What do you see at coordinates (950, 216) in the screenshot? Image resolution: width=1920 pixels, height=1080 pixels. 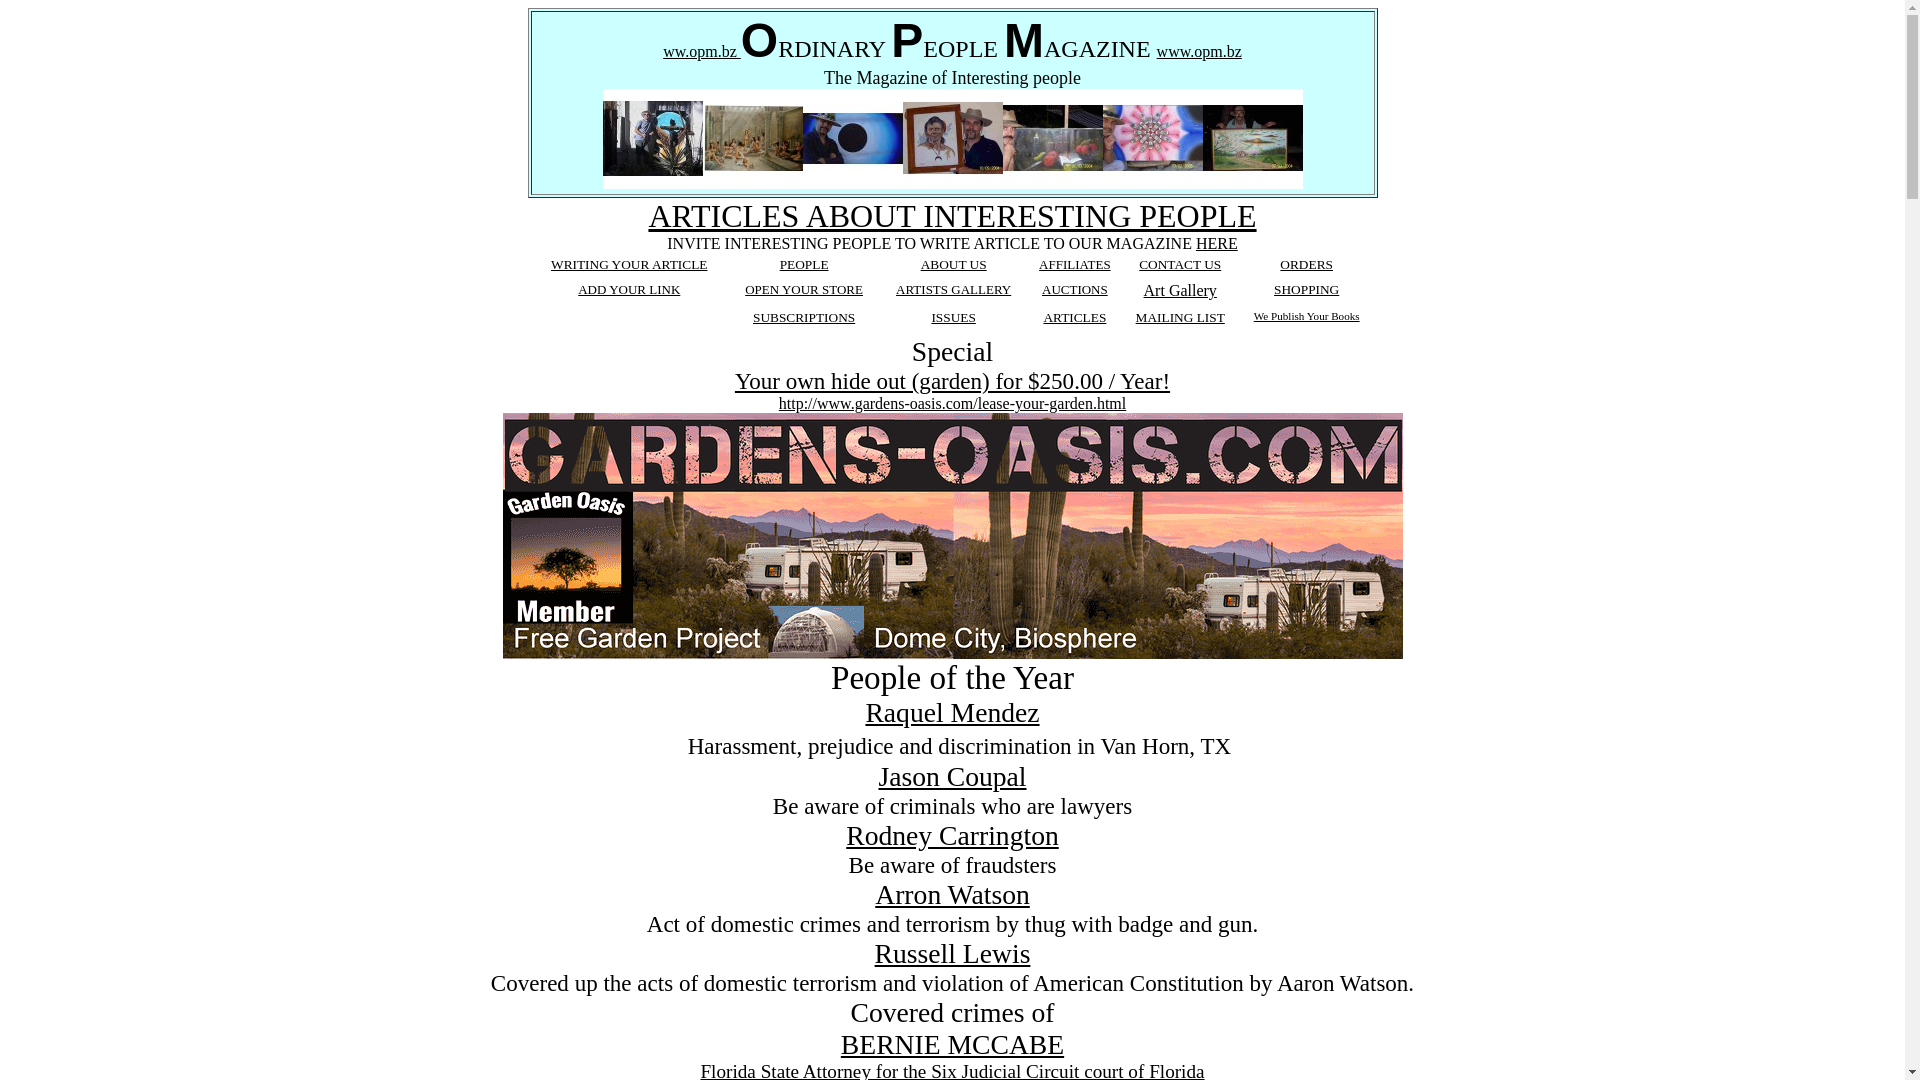 I see `'ARTICLES ABOUT INTERESTING PEOPLE'` at bounding box center [950, 216].